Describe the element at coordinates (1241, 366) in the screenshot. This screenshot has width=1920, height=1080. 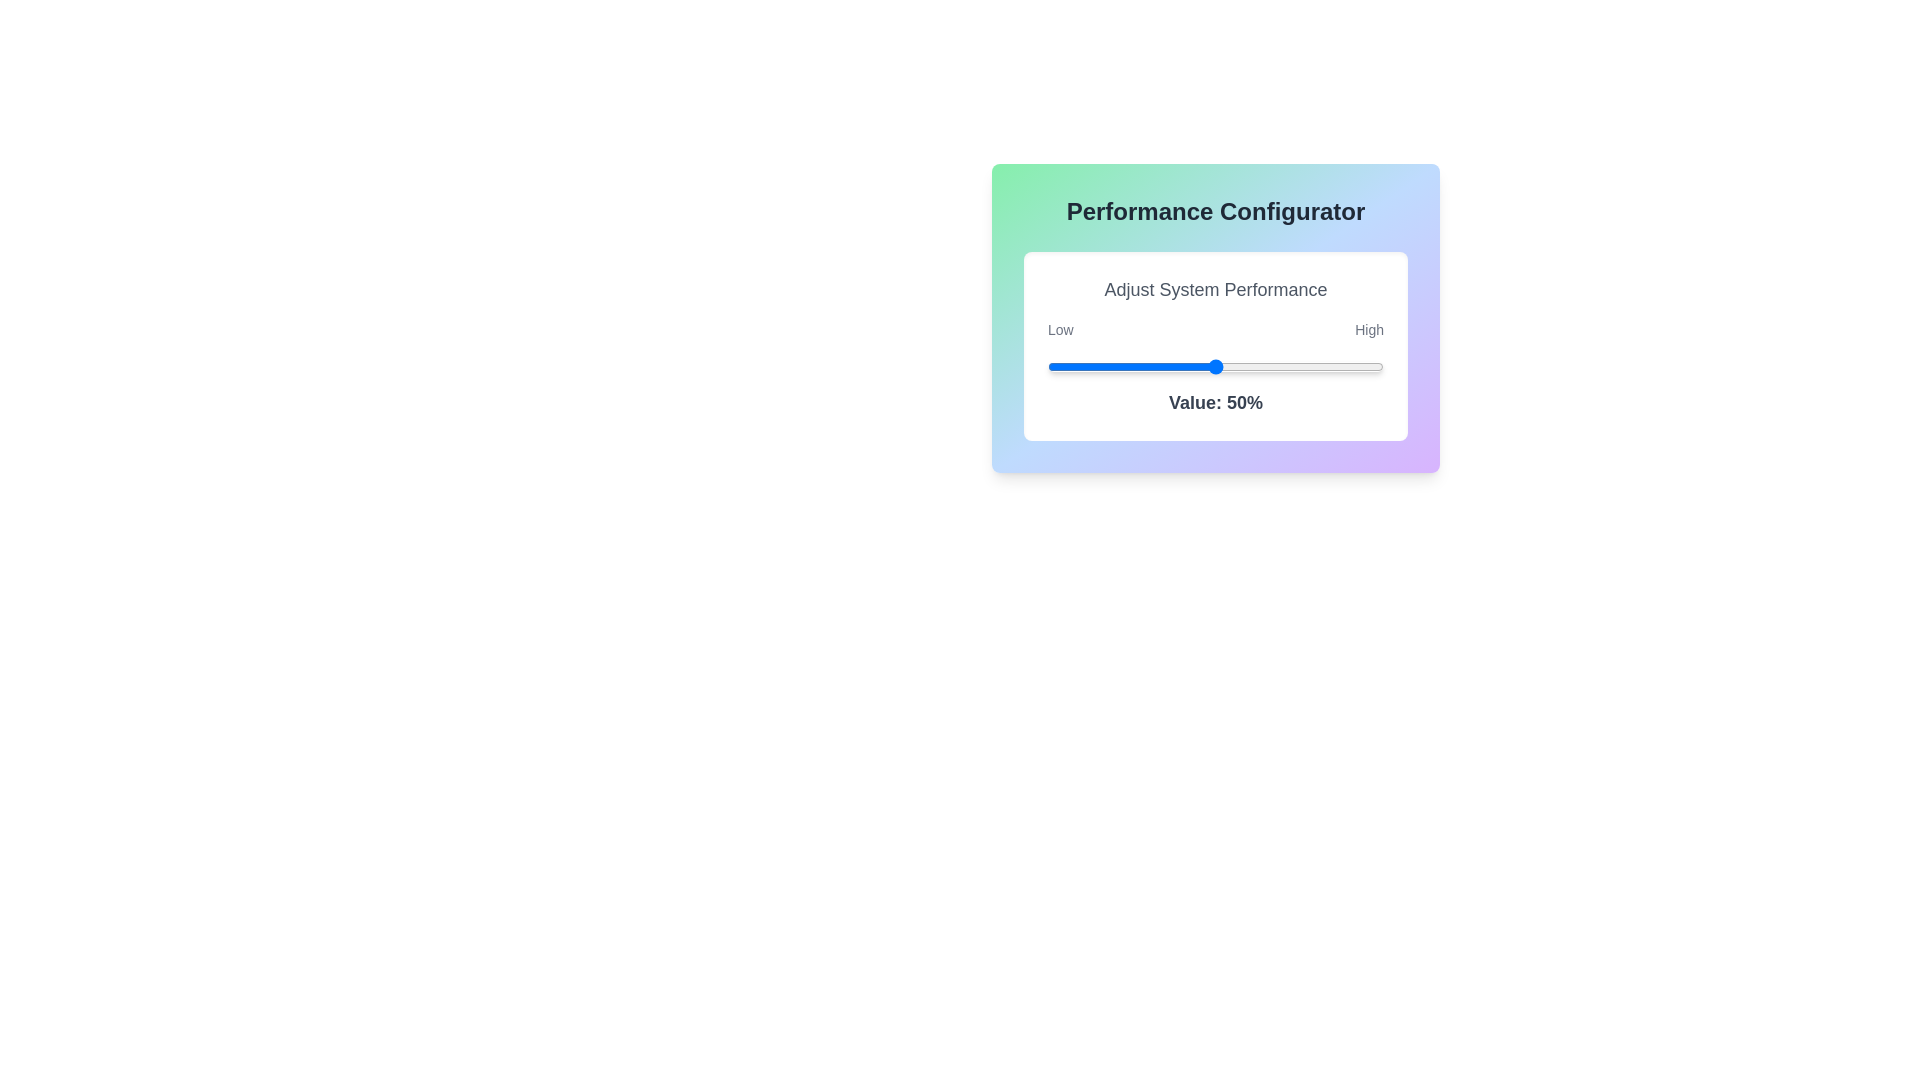
I see `the slider to 58% to adjust the performance value` at that location.